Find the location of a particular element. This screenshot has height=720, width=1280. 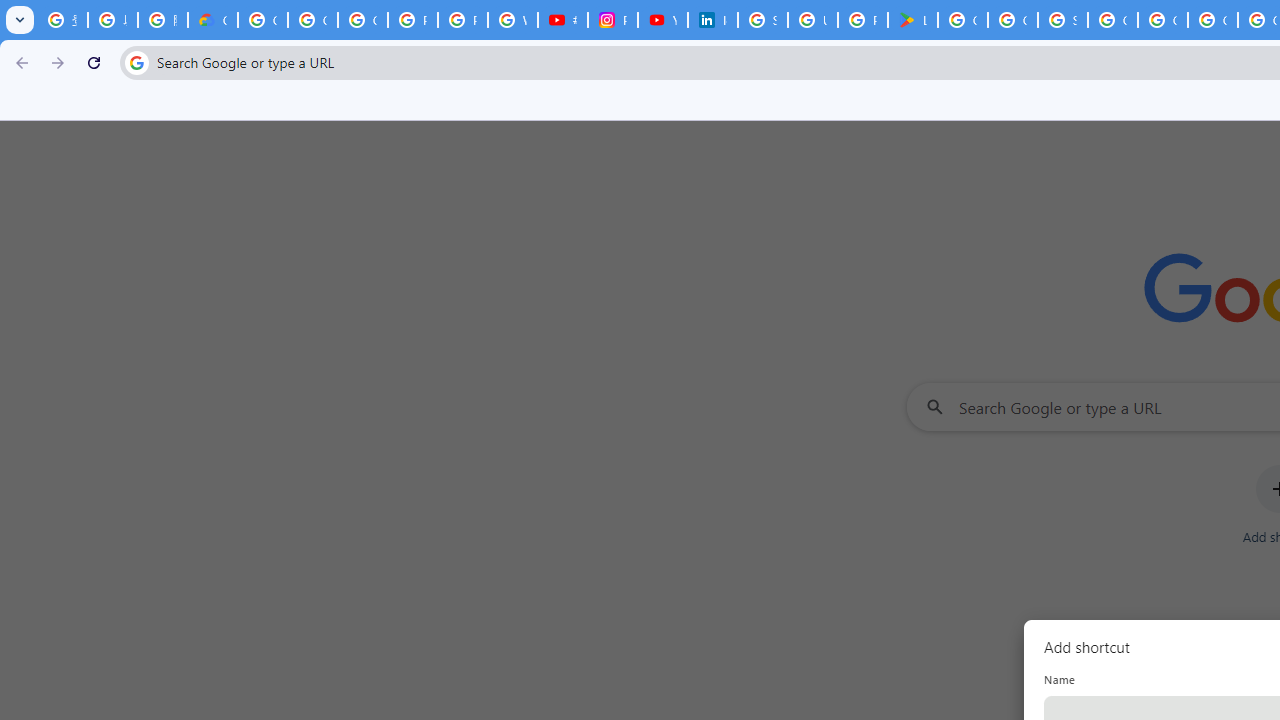

'Privacy Help Center - Policies Help' is located at coordinates (411, 20).